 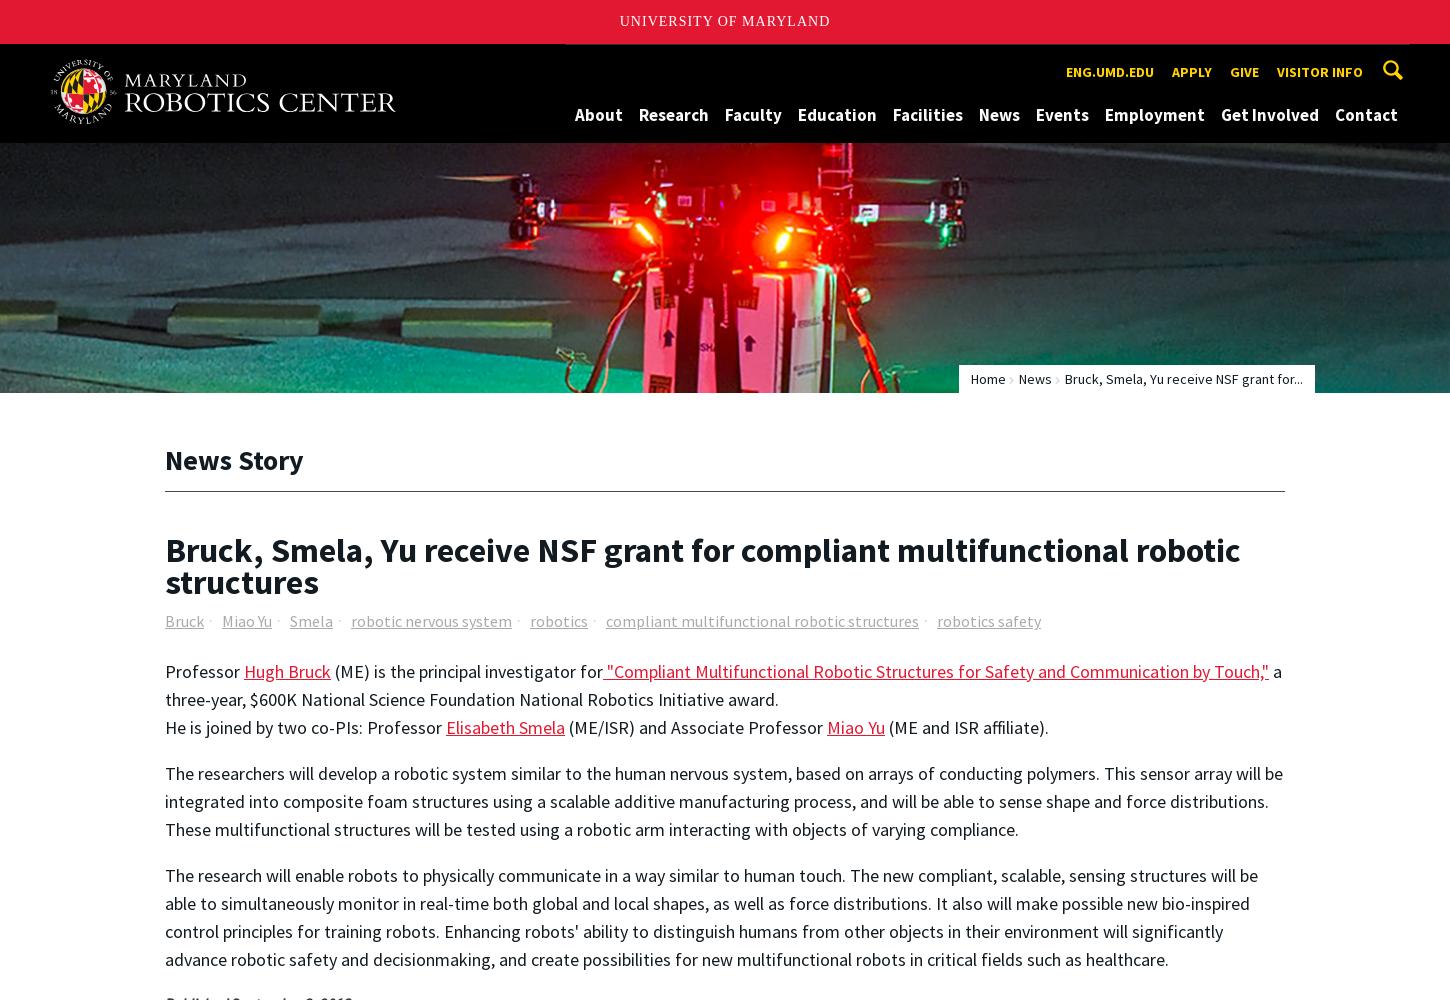 What do you see at coordinates (1108, 71) in the screenshot?
I see `'eng.umd.edu'` at bounding box center [1108, 71].